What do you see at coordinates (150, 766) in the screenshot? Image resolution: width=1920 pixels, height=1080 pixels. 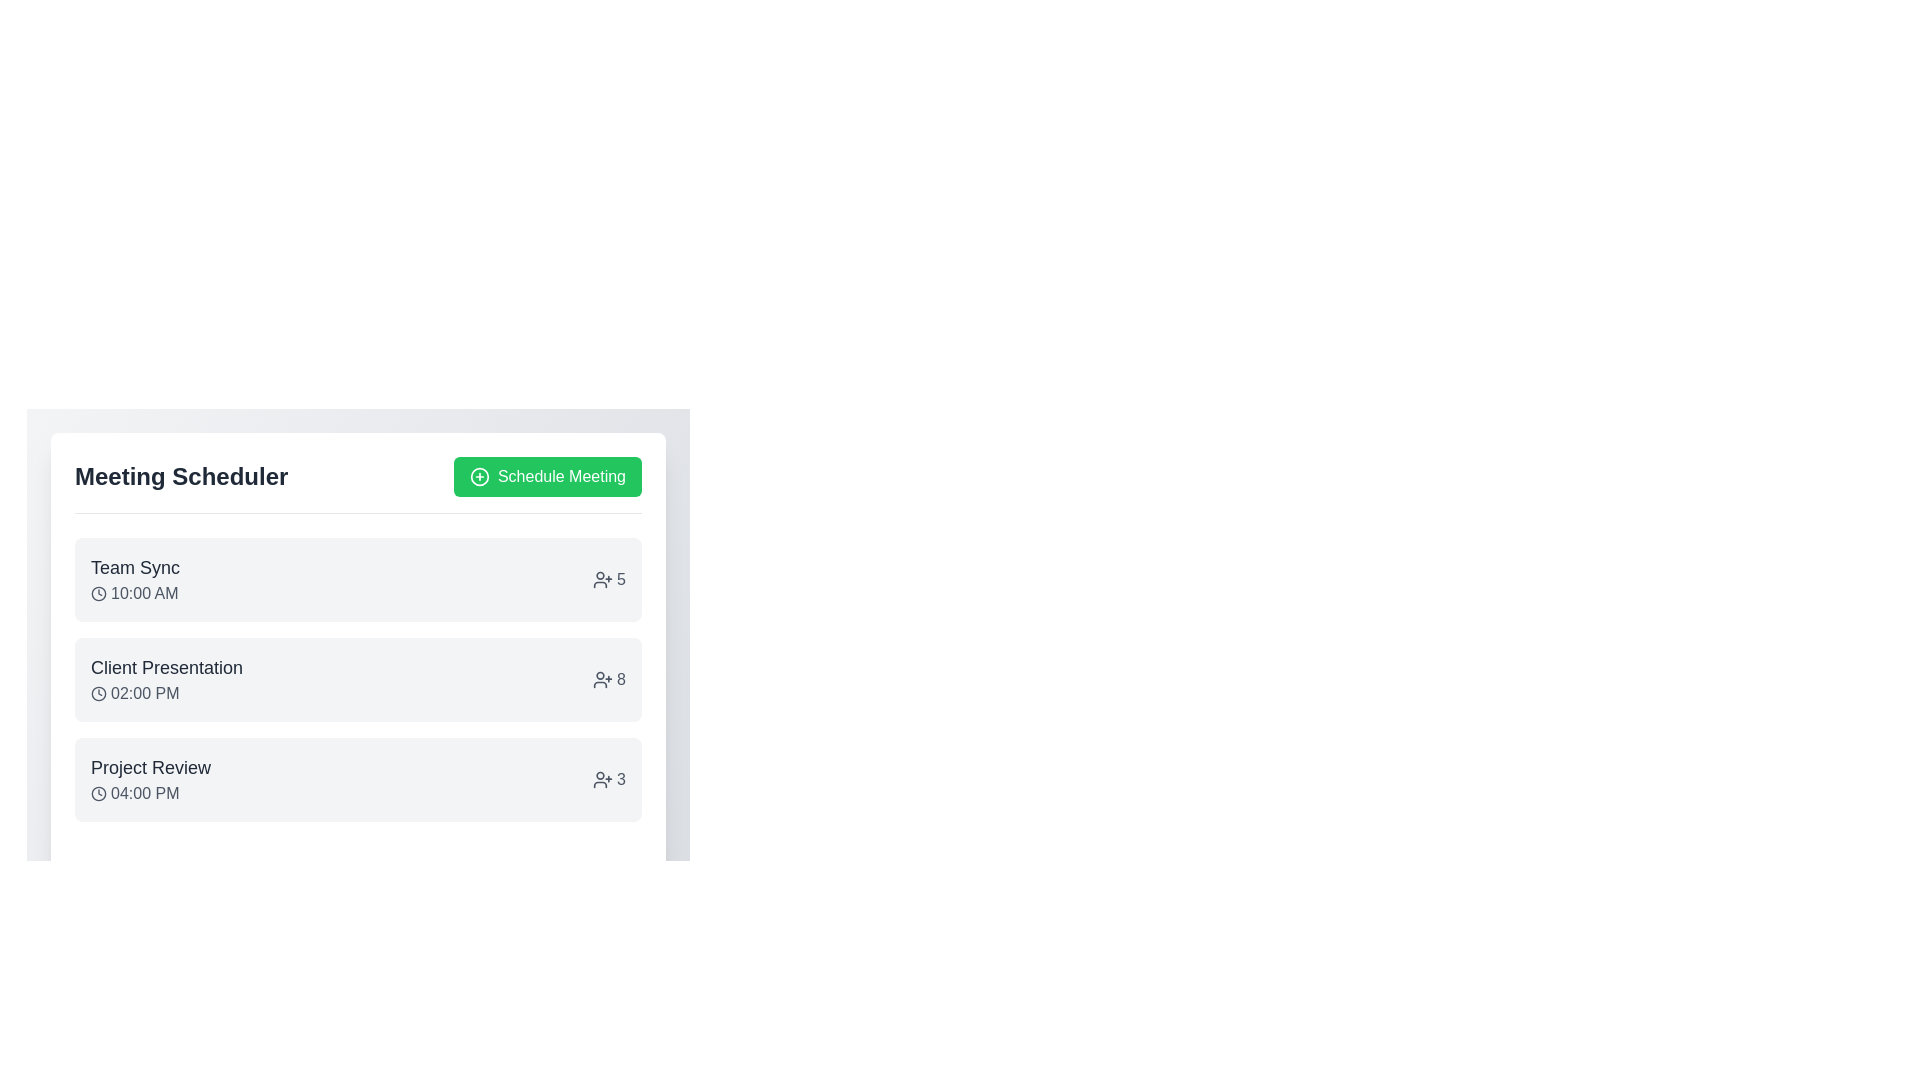 I see `the static text label that serves as the title of an event or meeting entry in the scheduling application, located above the time '04:00 PM'` at bounding box center [150, 766].